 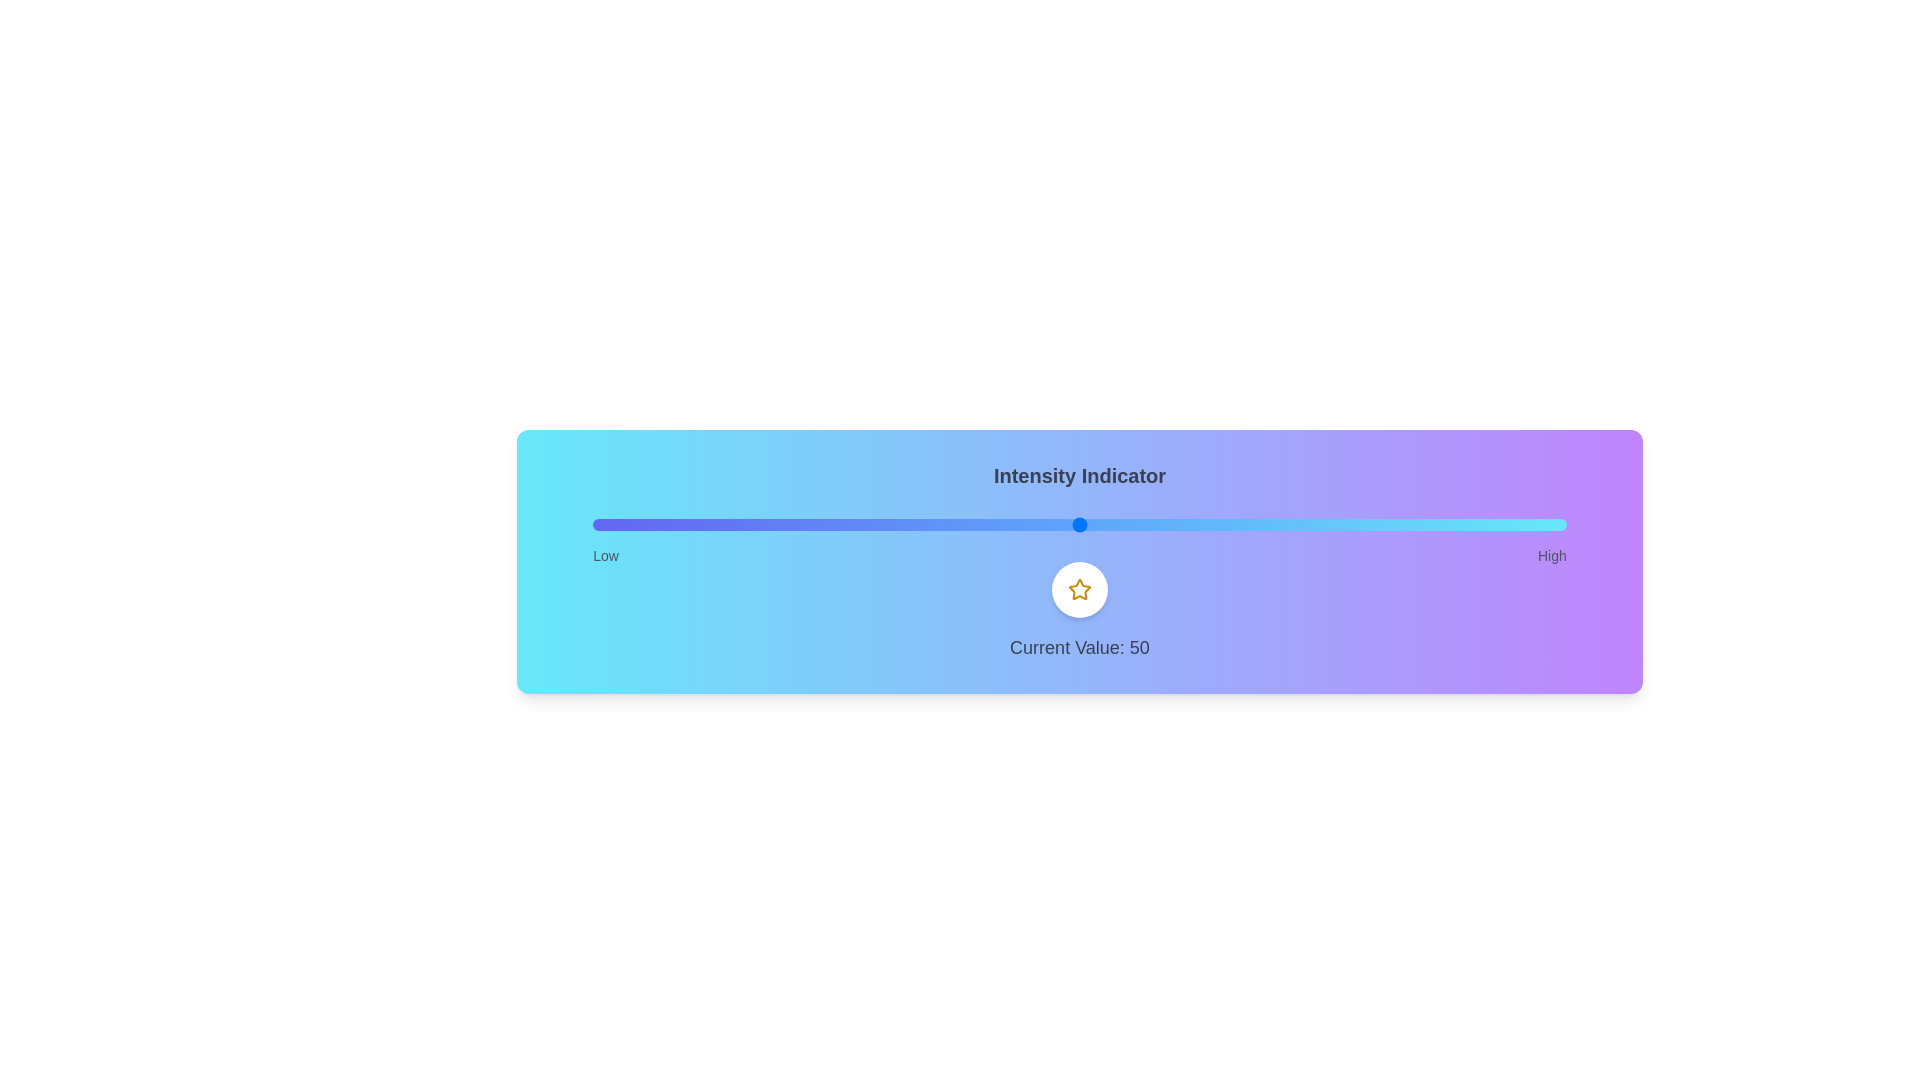 I want to click on the slider to a specific value, 39, to observe the icon's behavior, so click(x=972, y=523).